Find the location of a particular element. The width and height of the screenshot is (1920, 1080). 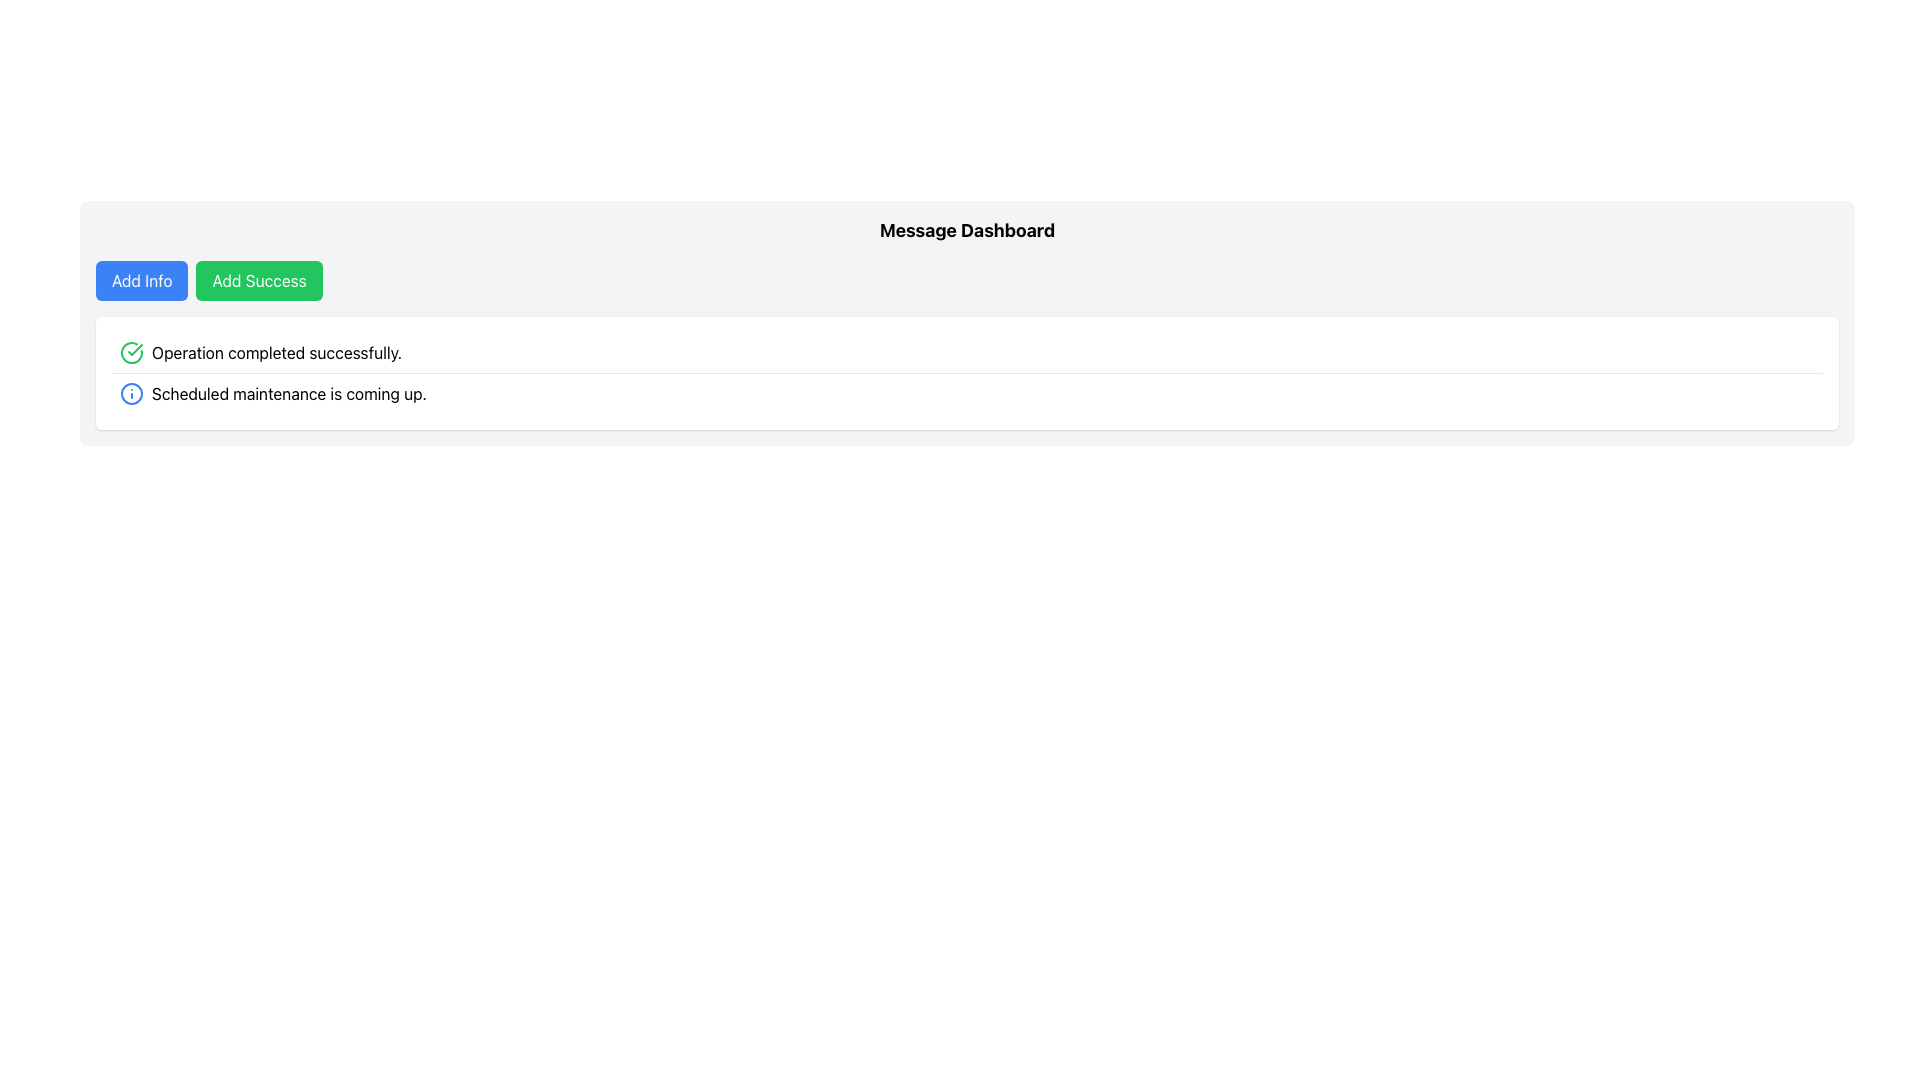

static text label that displays 'Scheduled maintenance is coming up.' located in the notification area to the right of the info icon is located at coordinates (288, 393).